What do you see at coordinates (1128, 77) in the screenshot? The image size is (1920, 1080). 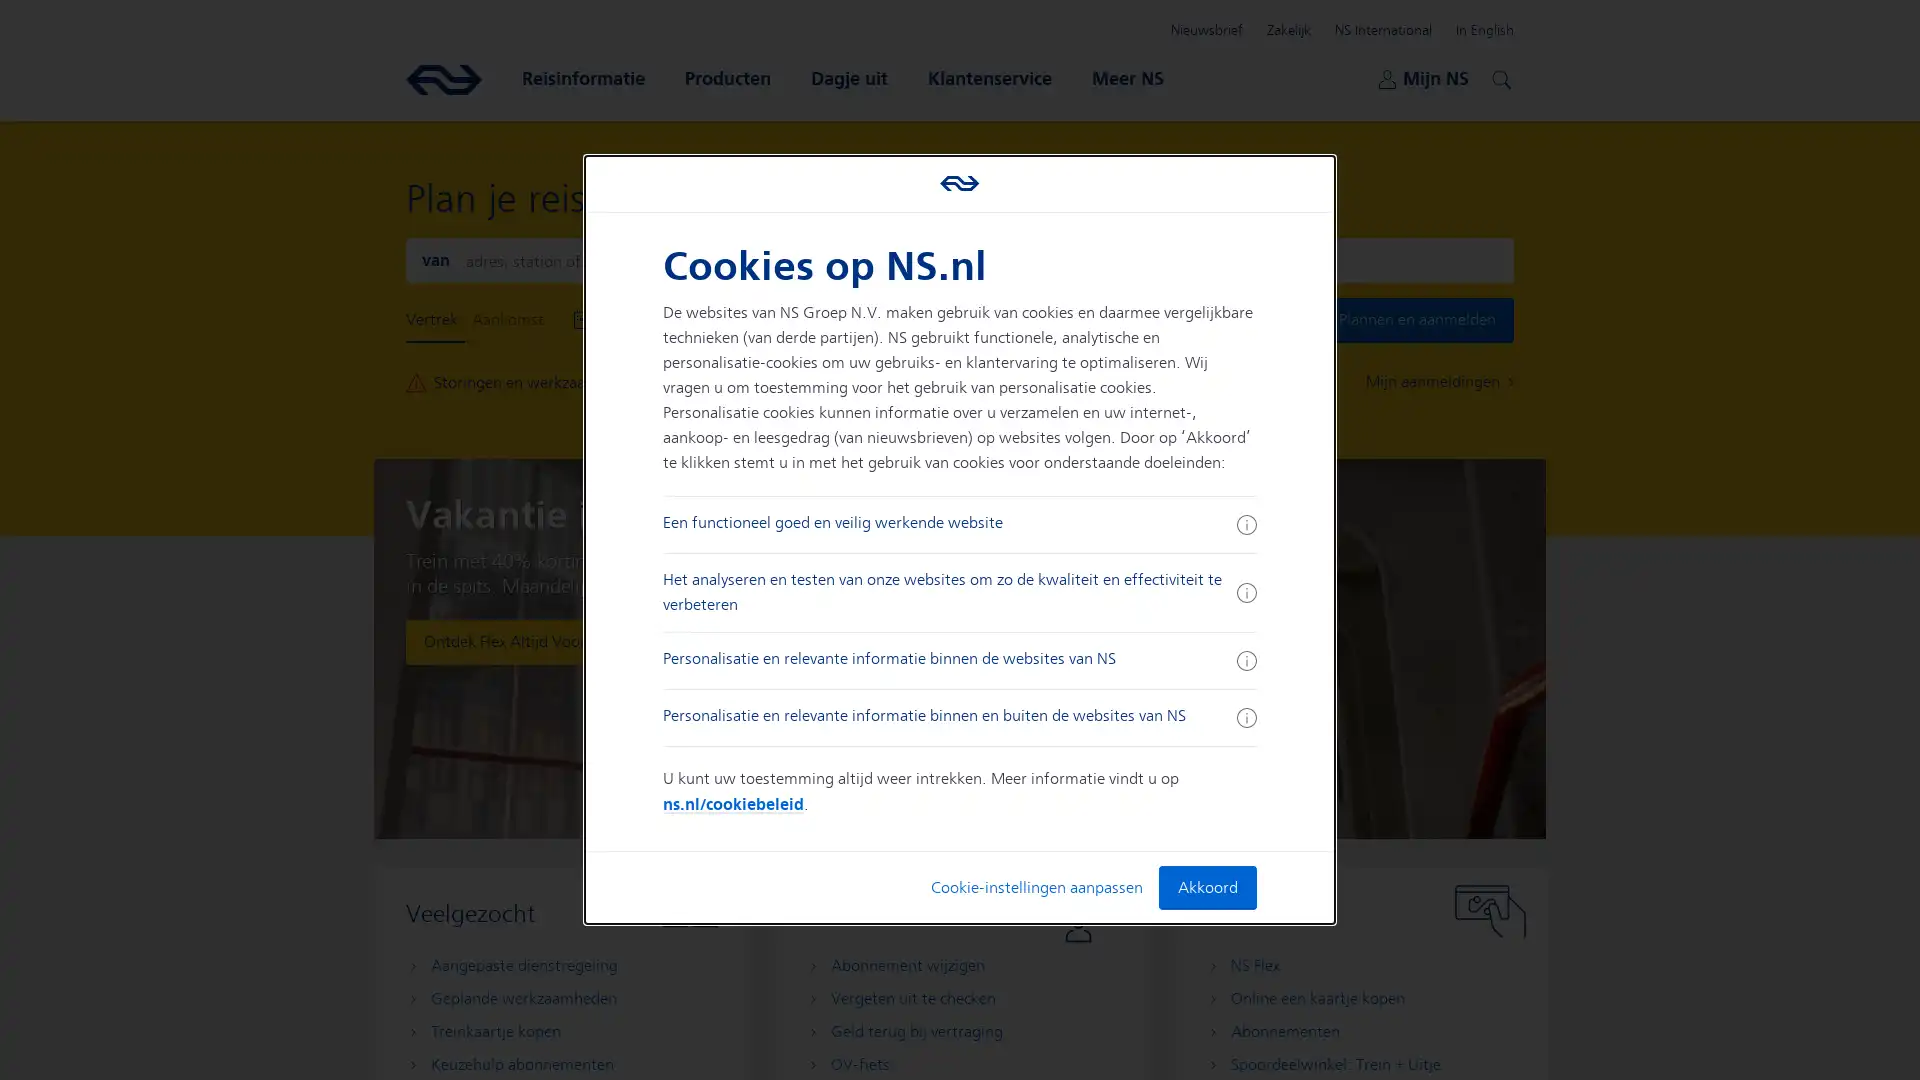 I see `Meer NS Open submenu` at bounding box center [1128, 77].